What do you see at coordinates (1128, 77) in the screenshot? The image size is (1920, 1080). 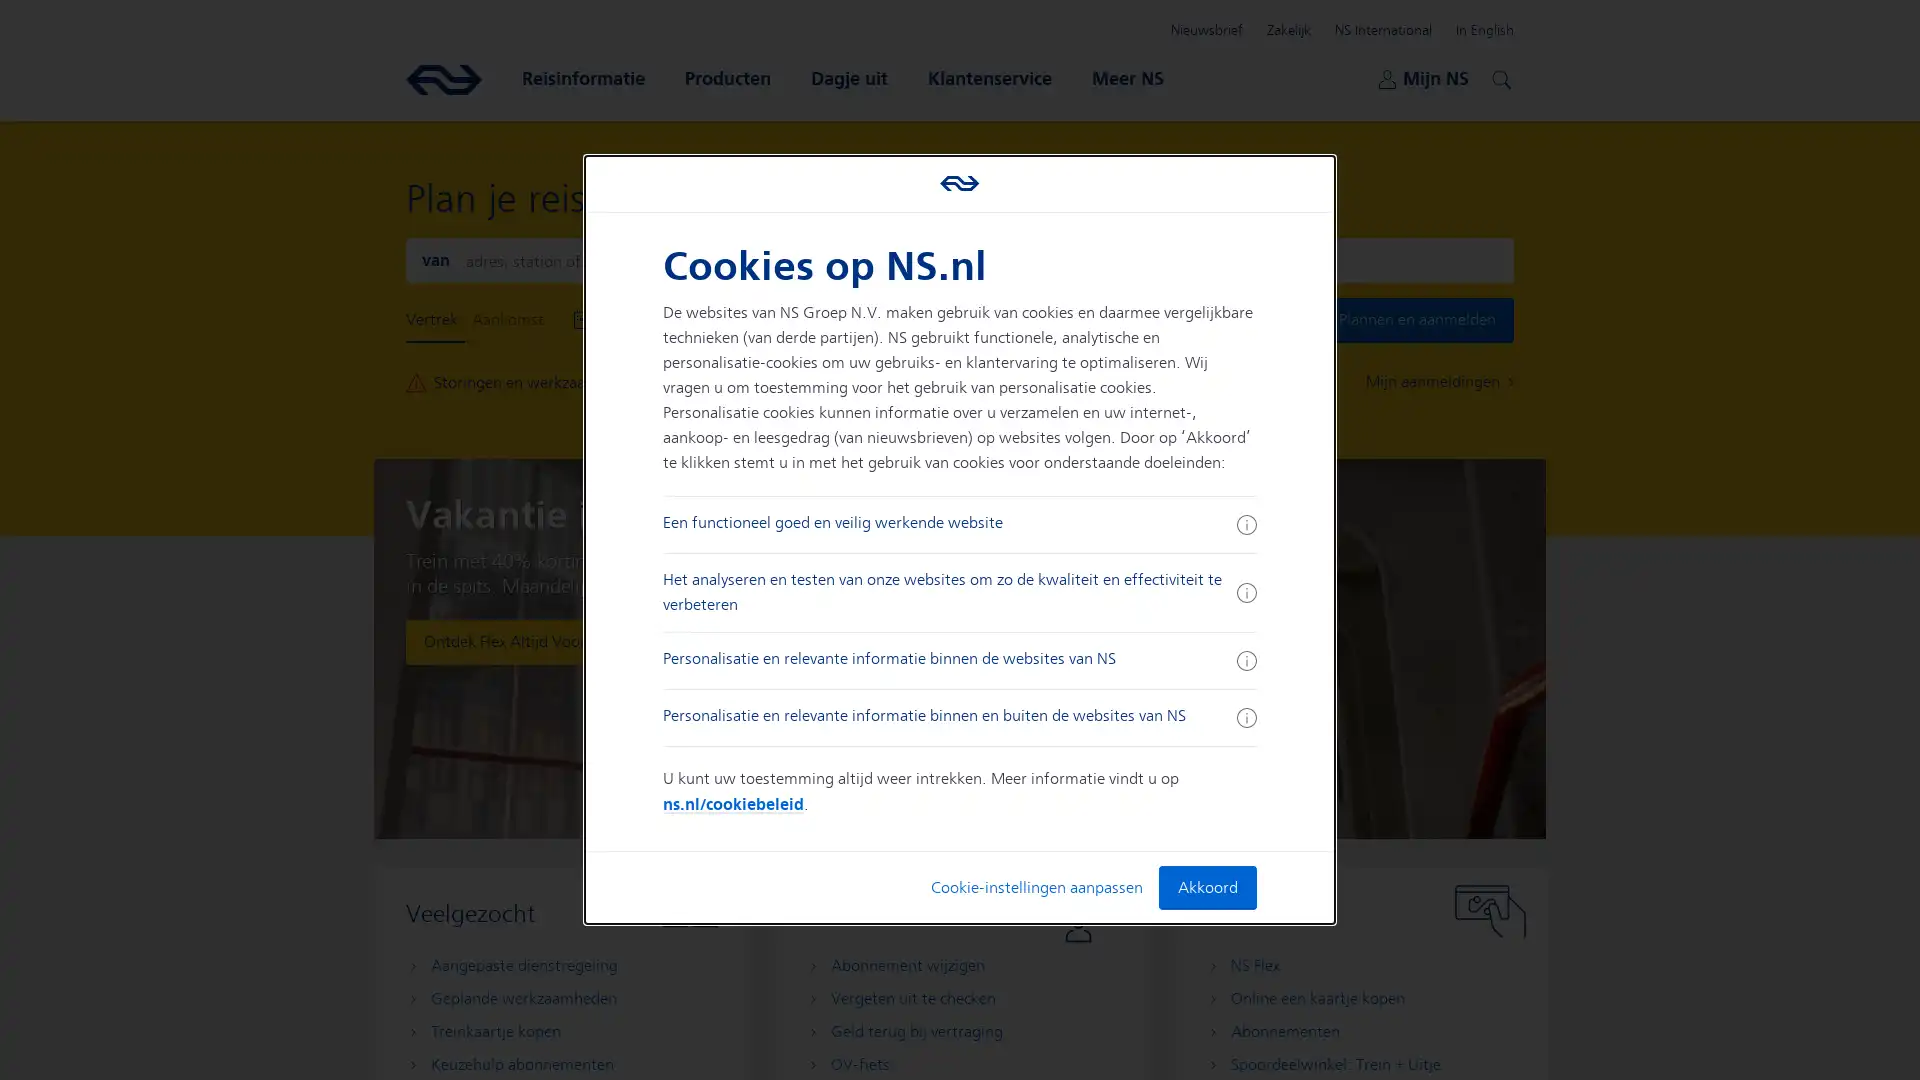 I see `Meer NS Open submenu` at bounding box center [1128, 77].